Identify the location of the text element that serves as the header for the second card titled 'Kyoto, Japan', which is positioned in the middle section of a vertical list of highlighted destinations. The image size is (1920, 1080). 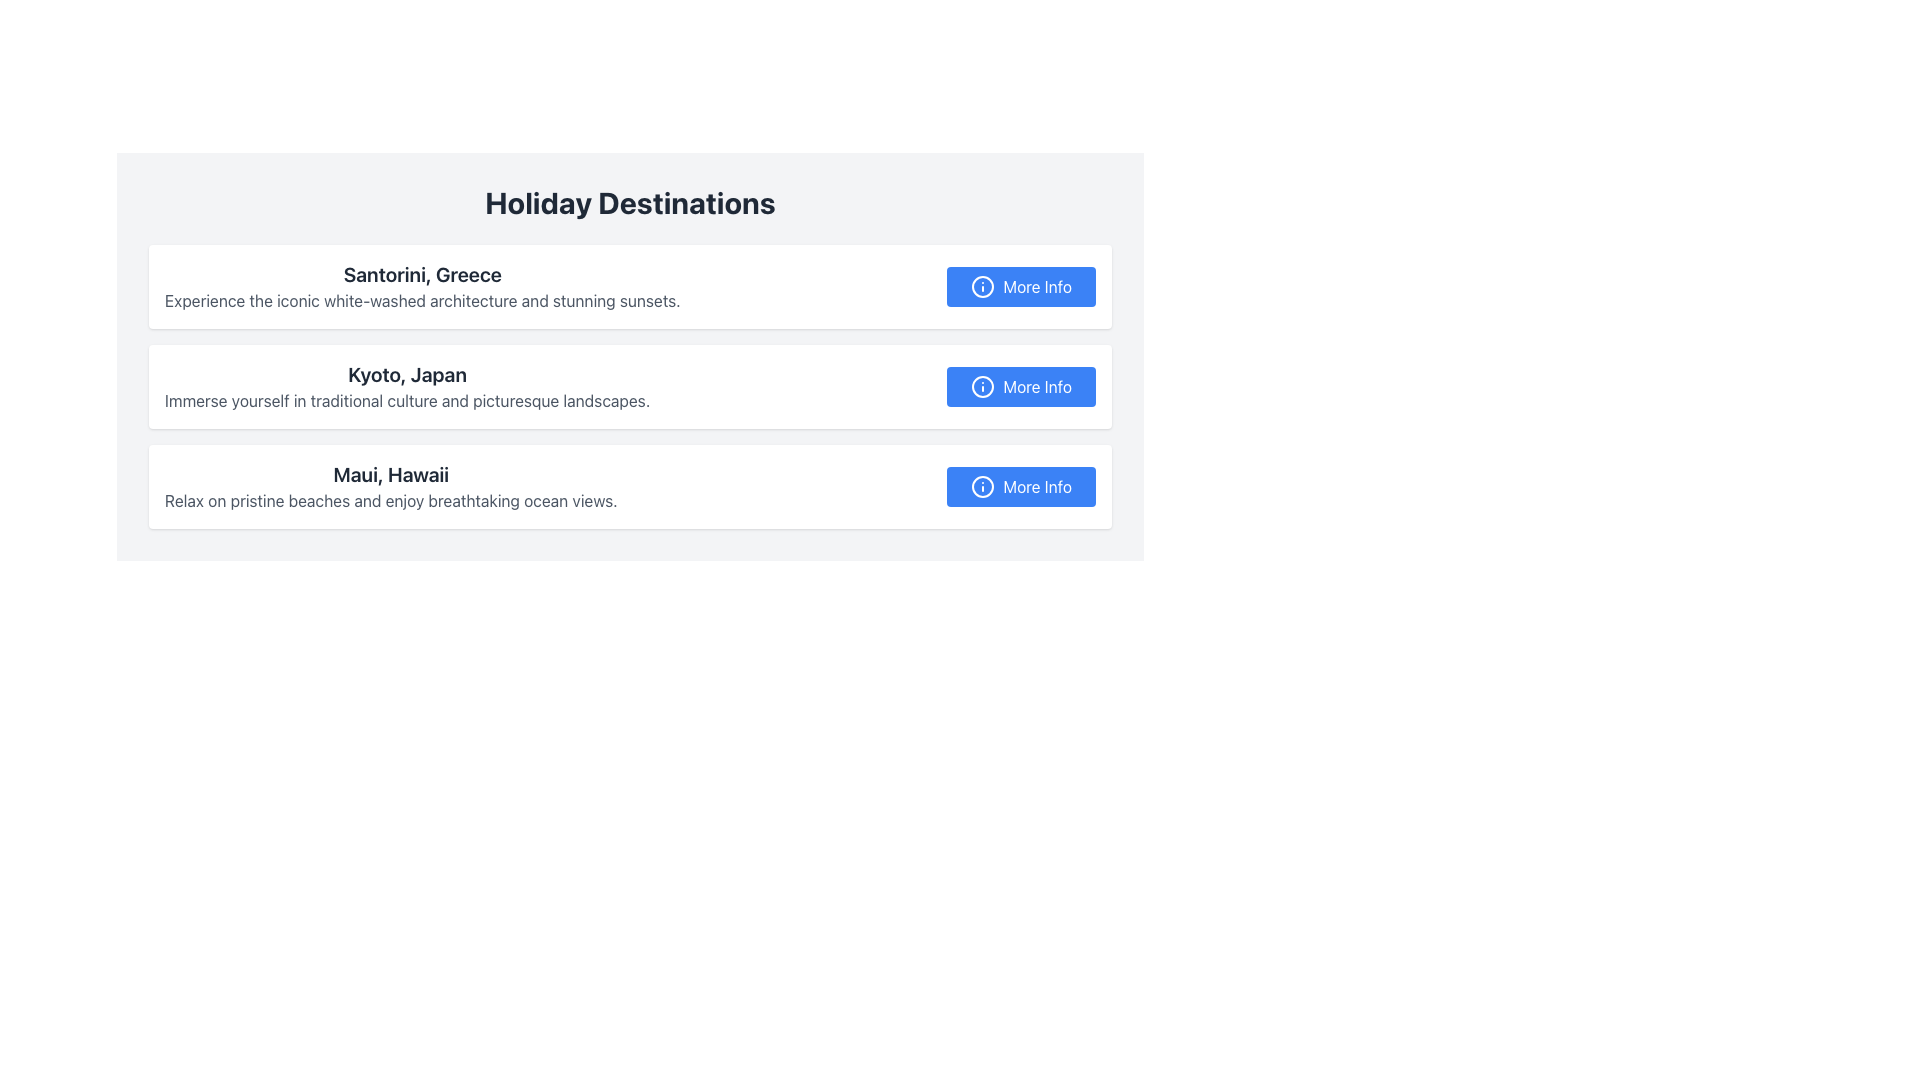
(406, 374).